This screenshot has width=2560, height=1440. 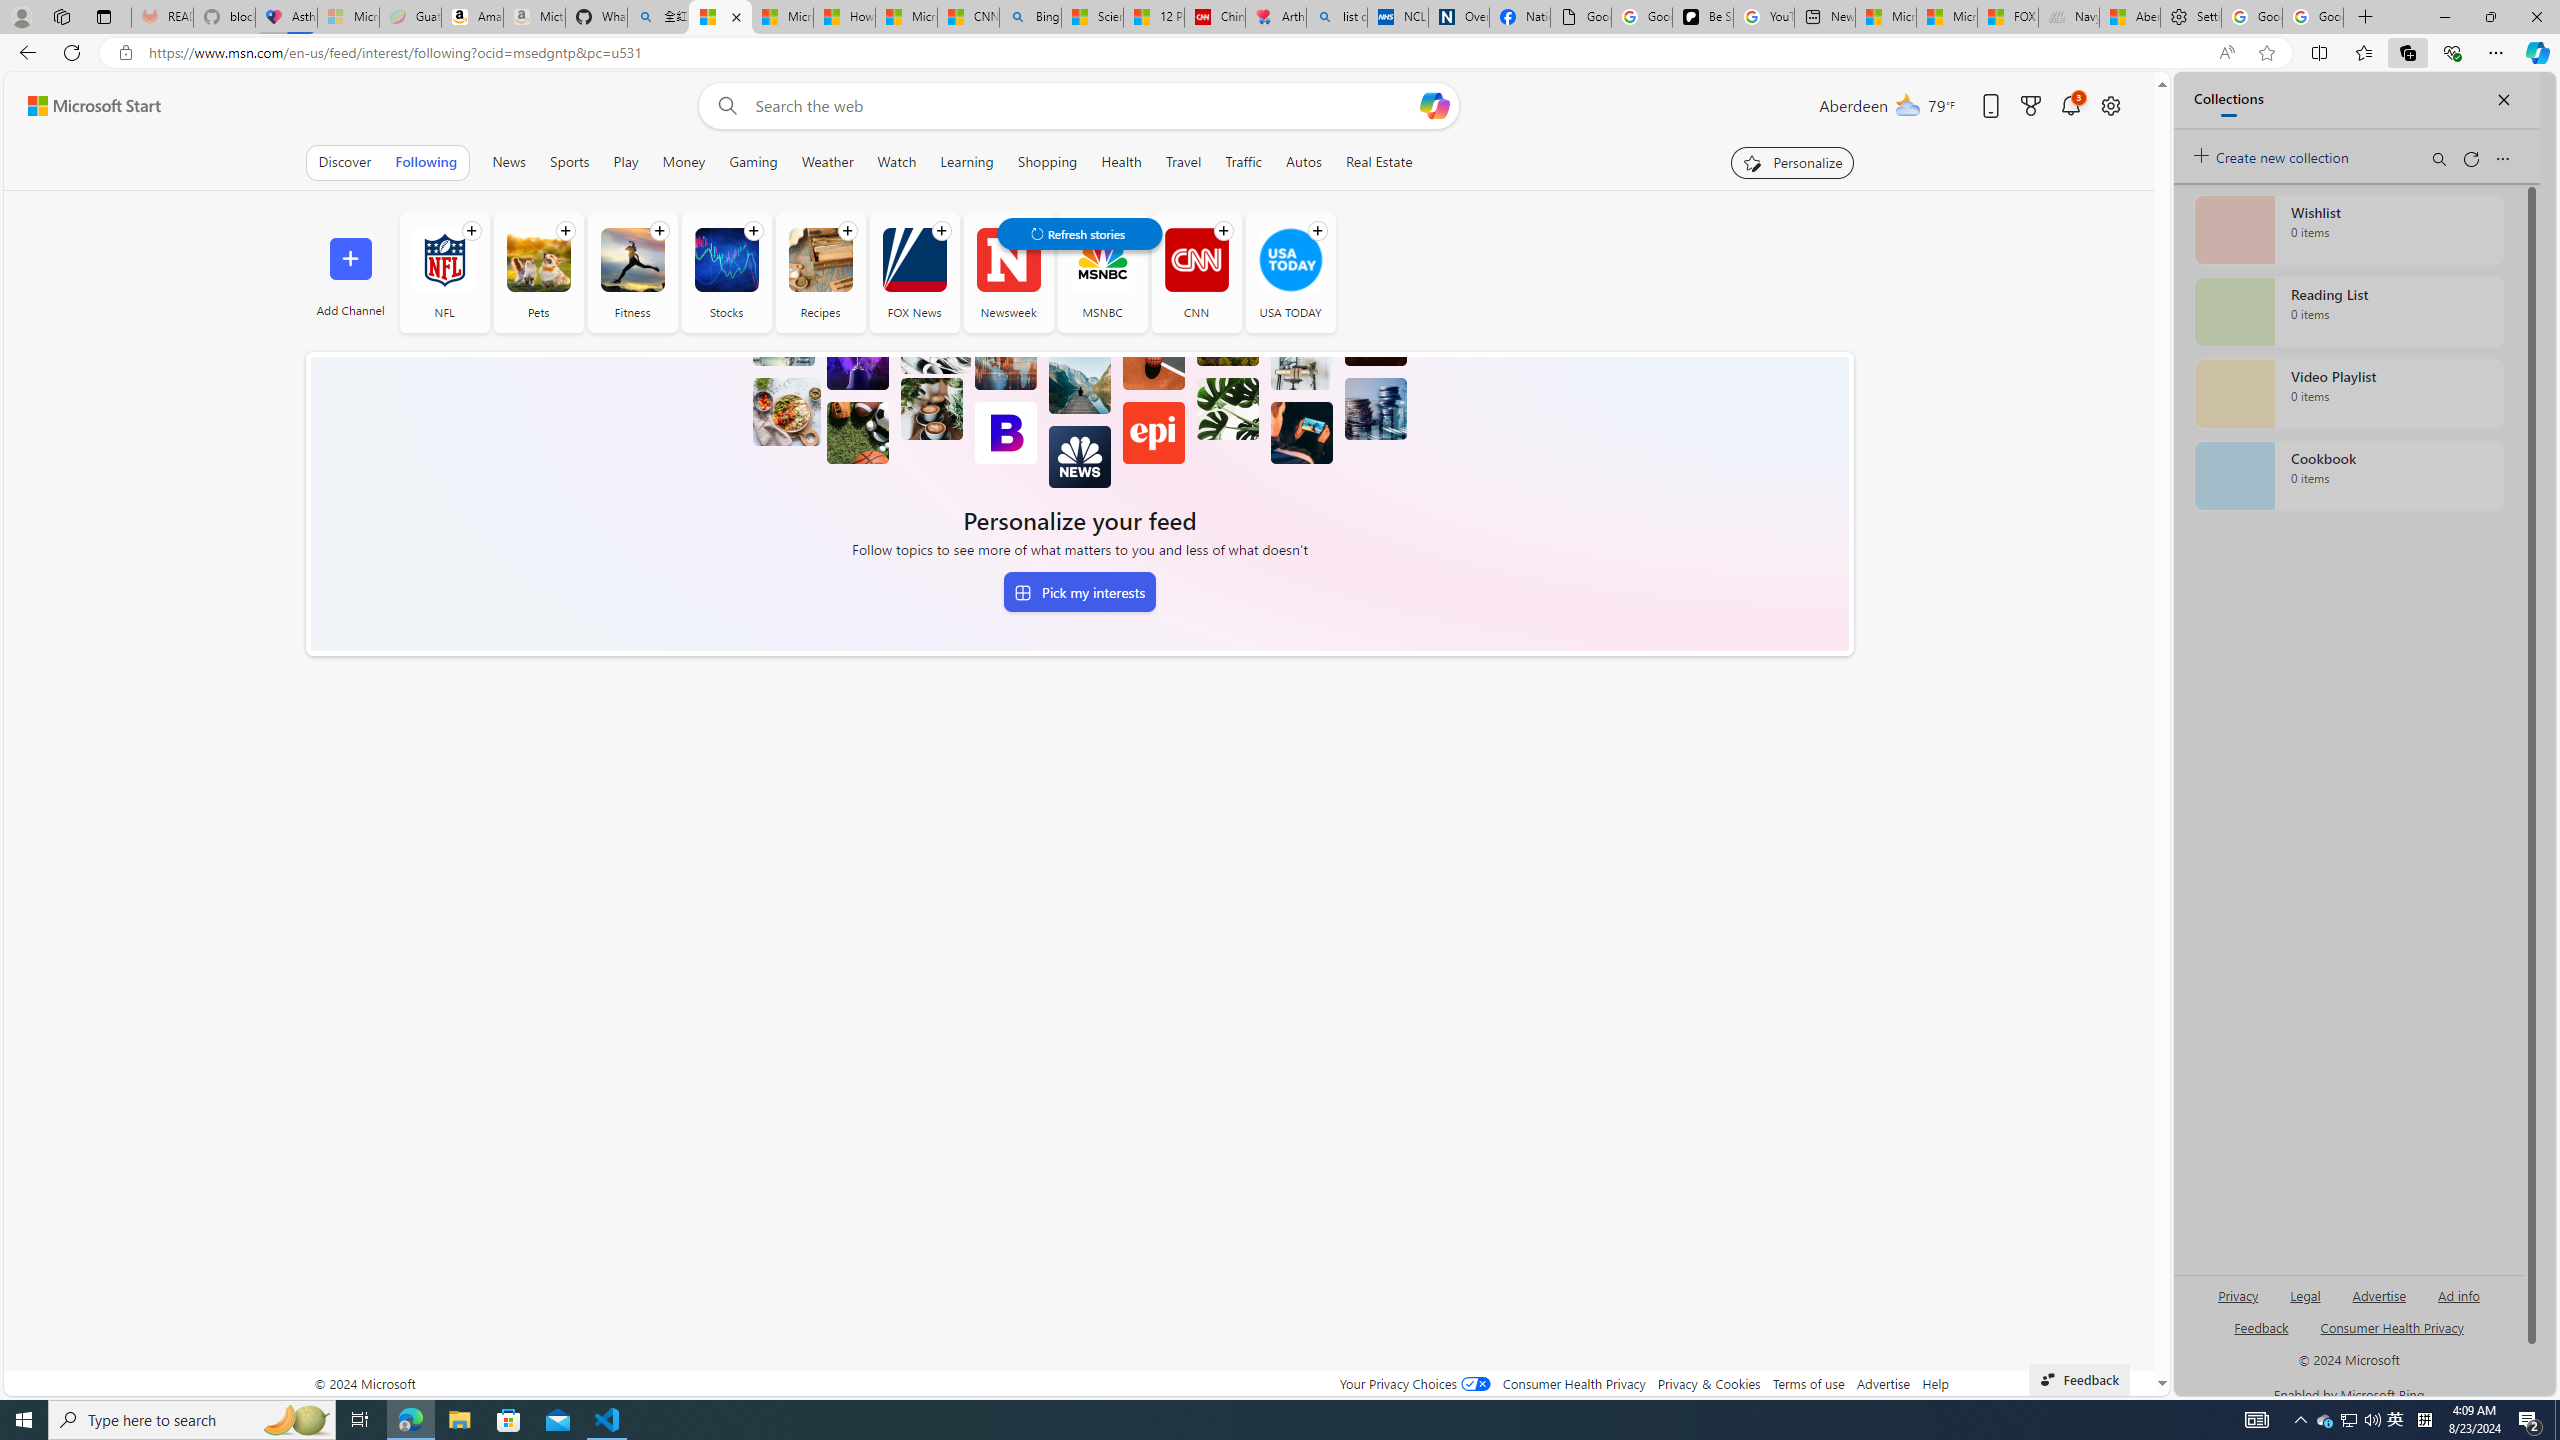 What do you see at coordinates (2108, 106) in the screenshot?
I see `'Open settings'` at bounding box center [2108, 106].